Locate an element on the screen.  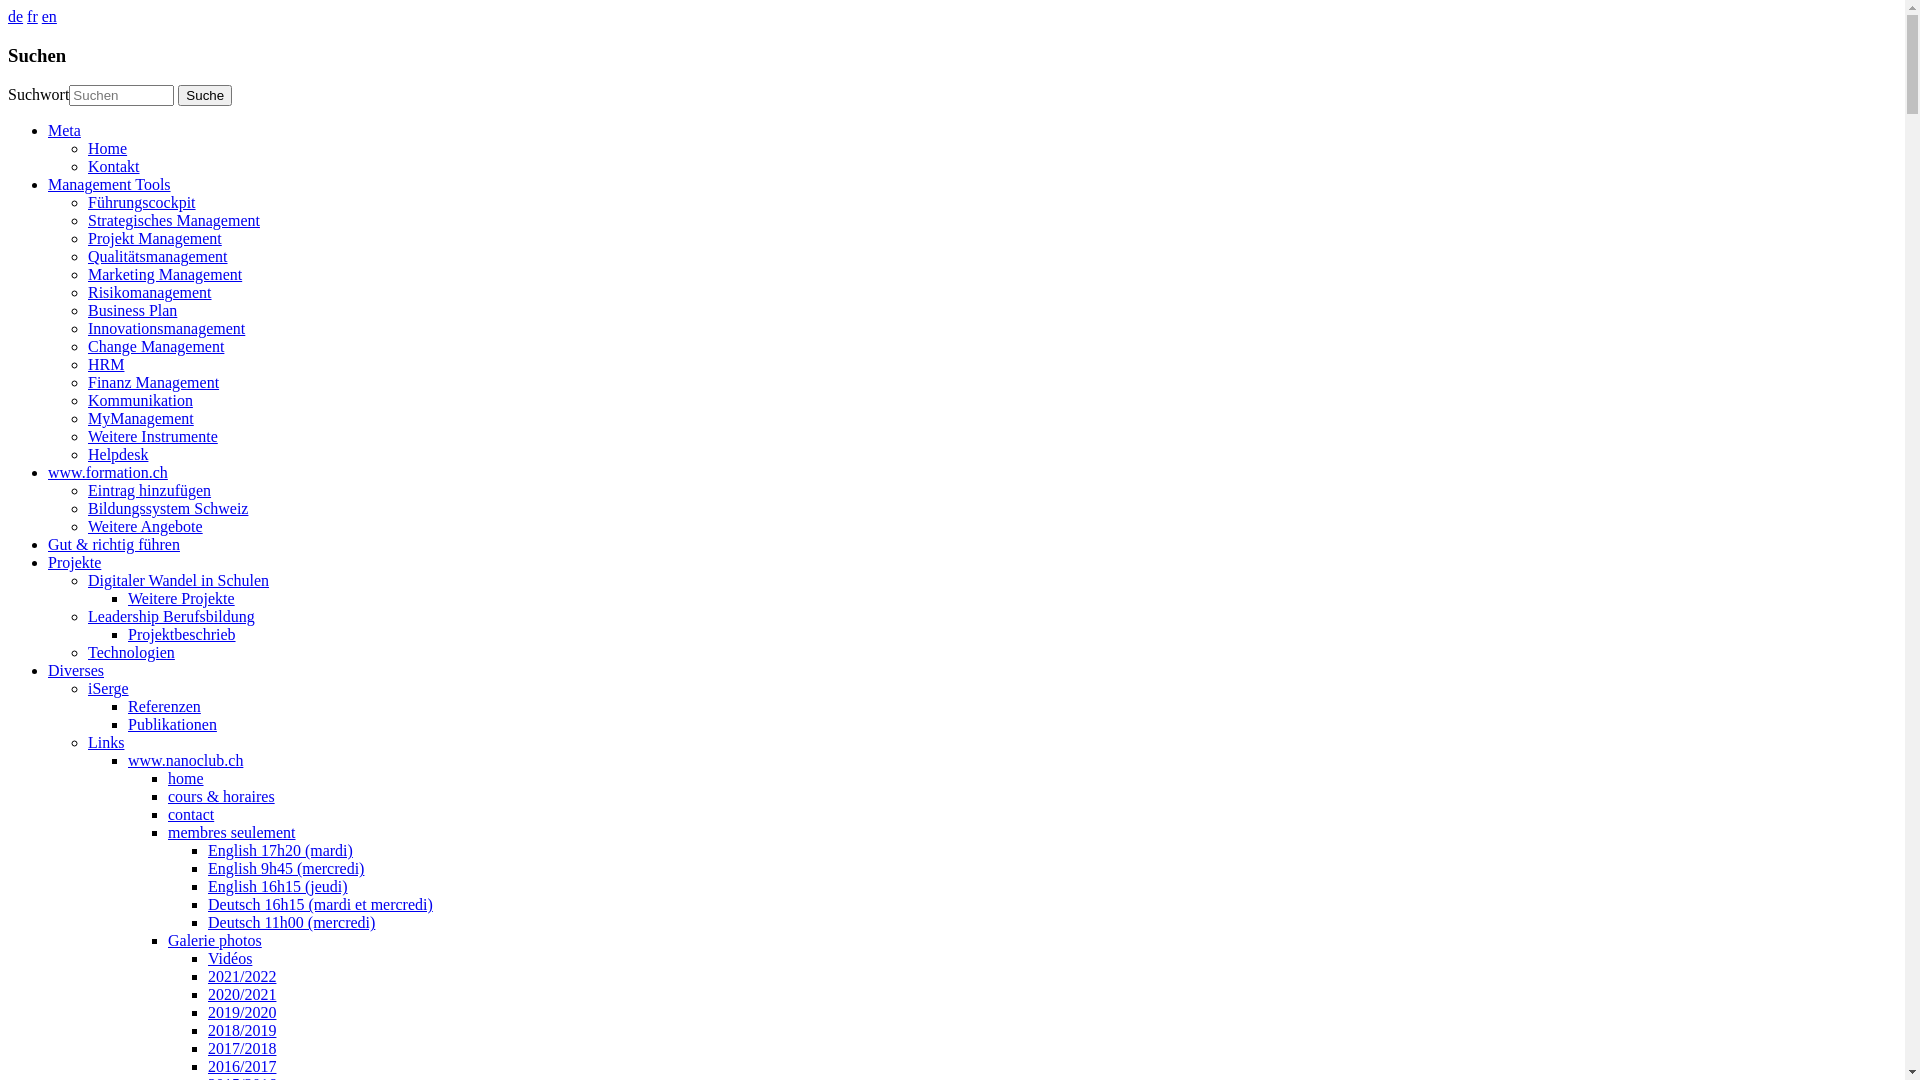
'Deutsch 16h15 (mardi et mercredi)' is located at coordinates (320, 904).